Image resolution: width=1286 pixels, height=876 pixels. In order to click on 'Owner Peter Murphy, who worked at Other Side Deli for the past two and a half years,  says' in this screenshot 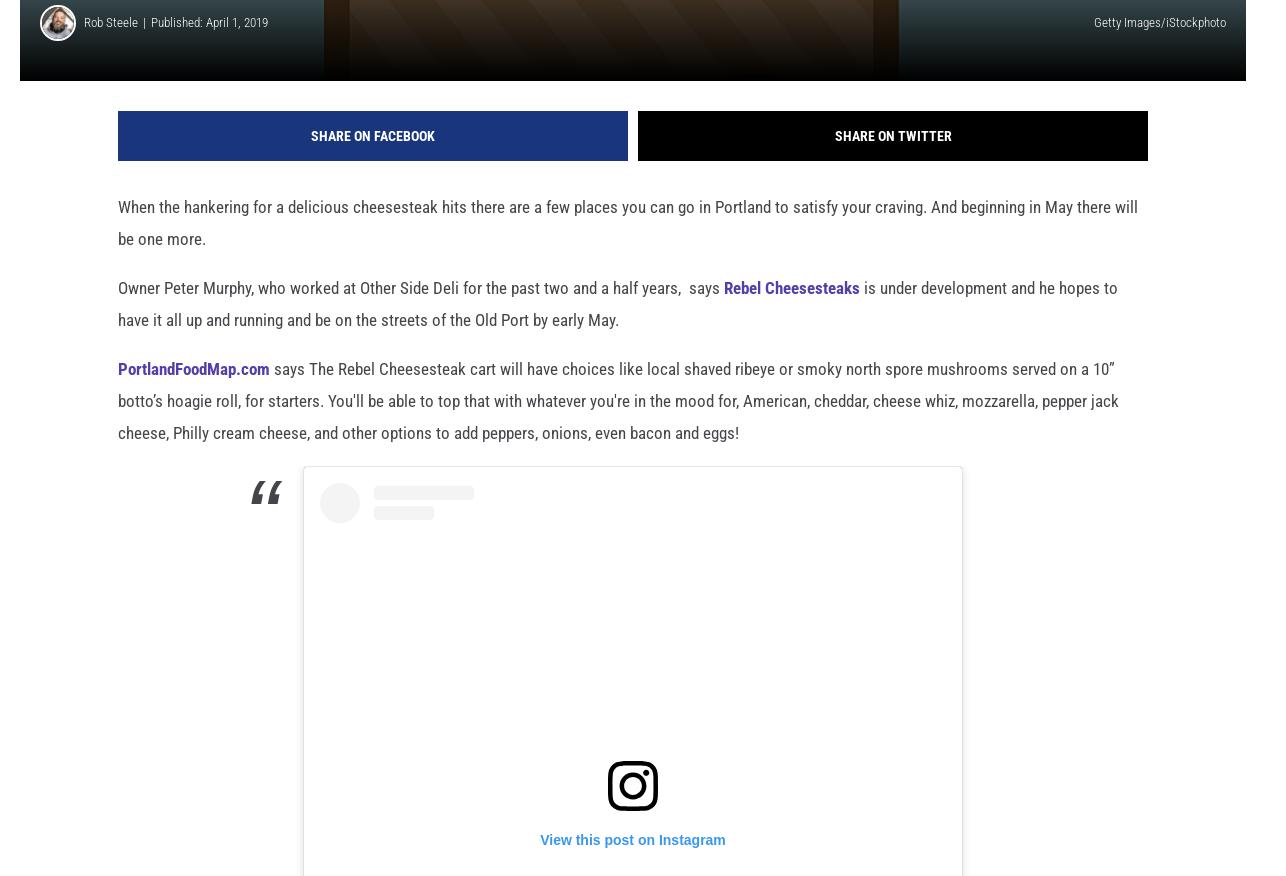, I will do `click(118, 320)`.